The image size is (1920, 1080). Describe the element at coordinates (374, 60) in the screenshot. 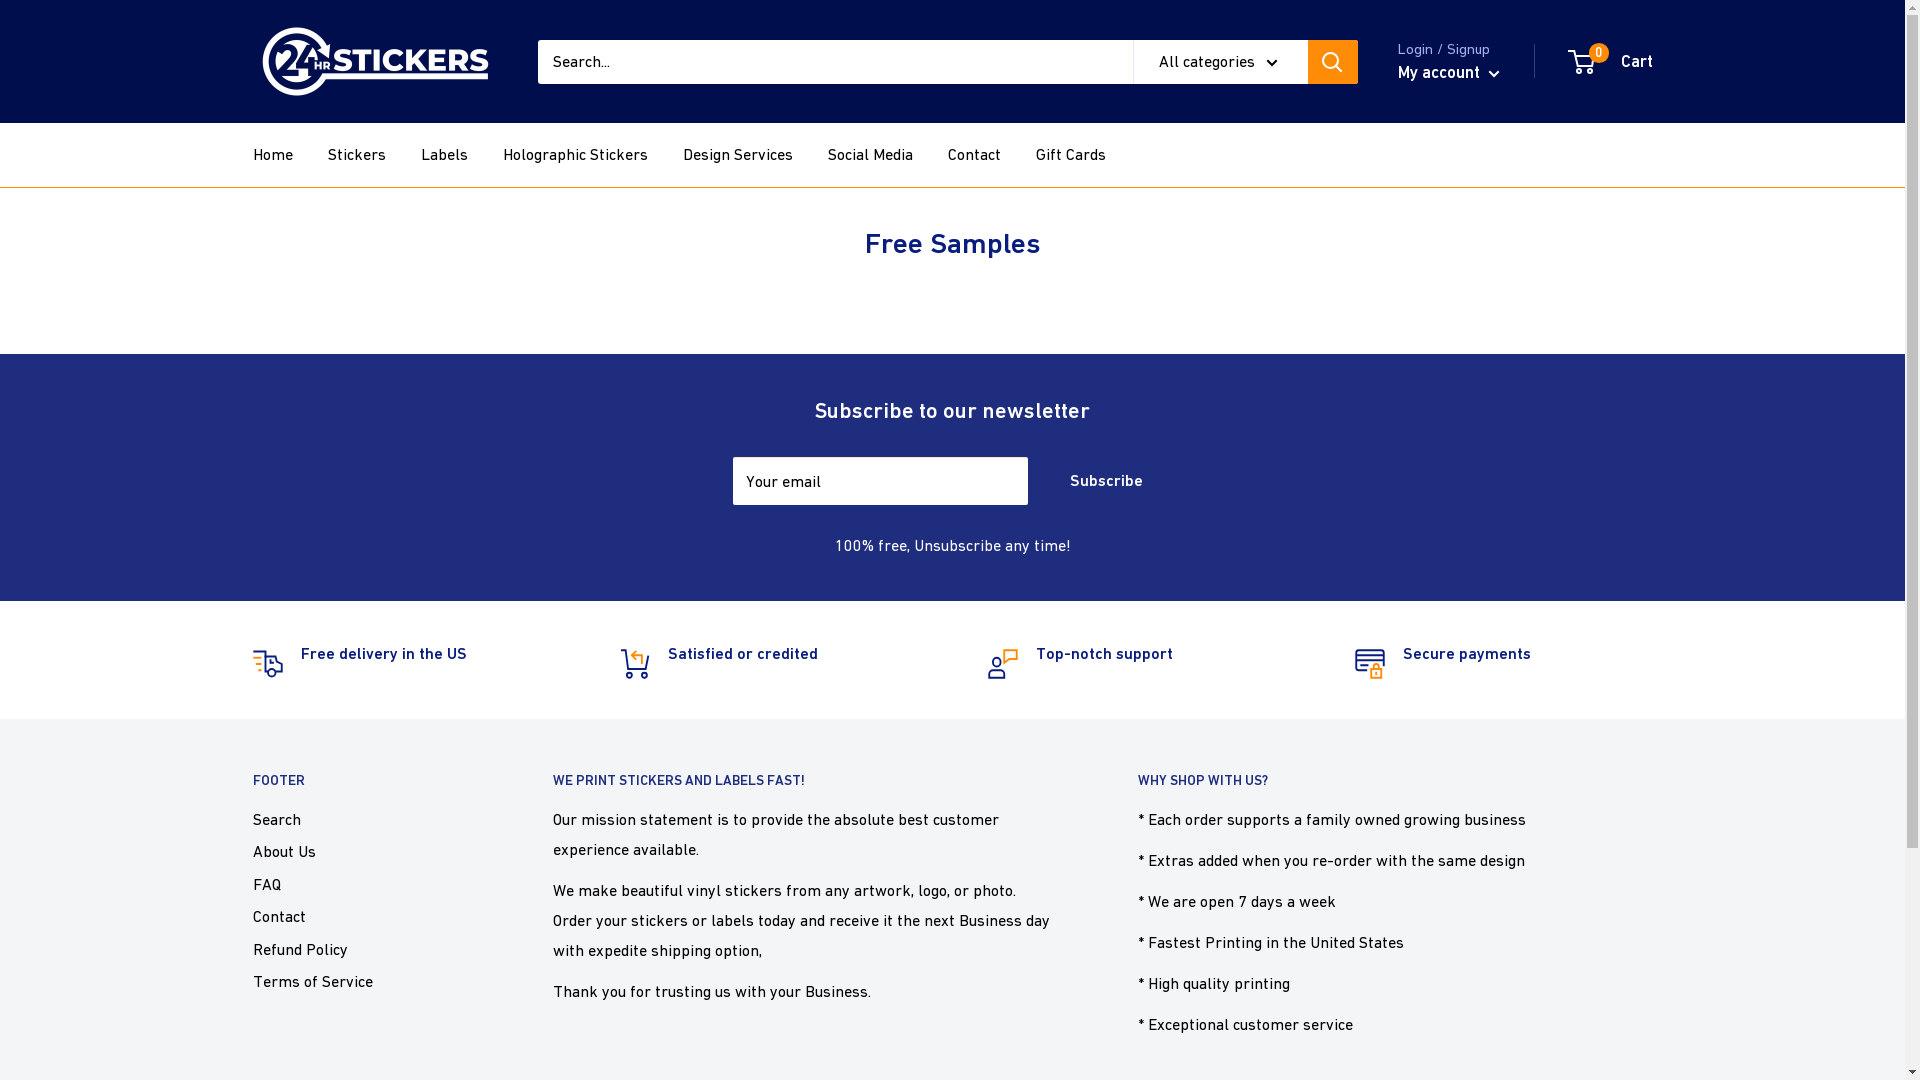

I see `'24hrstickers'` at that location.